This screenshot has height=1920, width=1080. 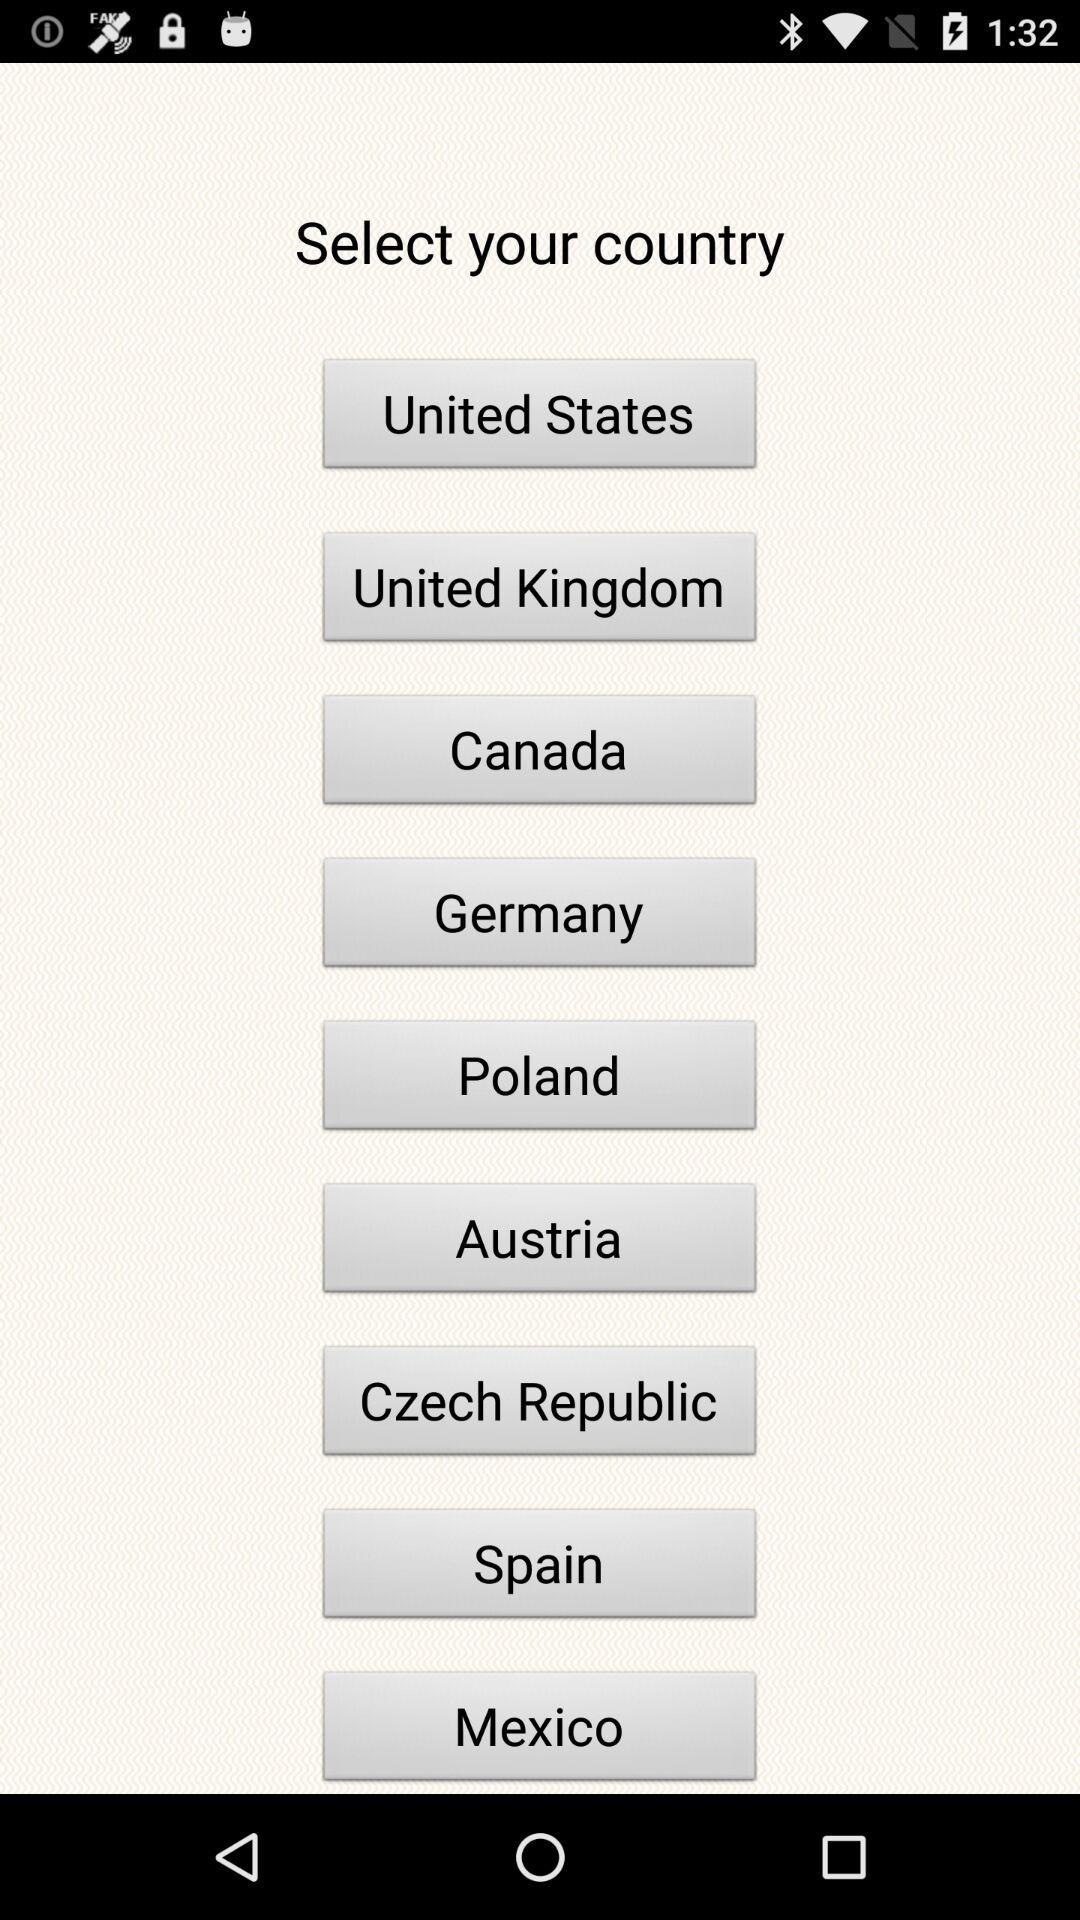 I want to click on czech republic, so click(x=540, y=1405).